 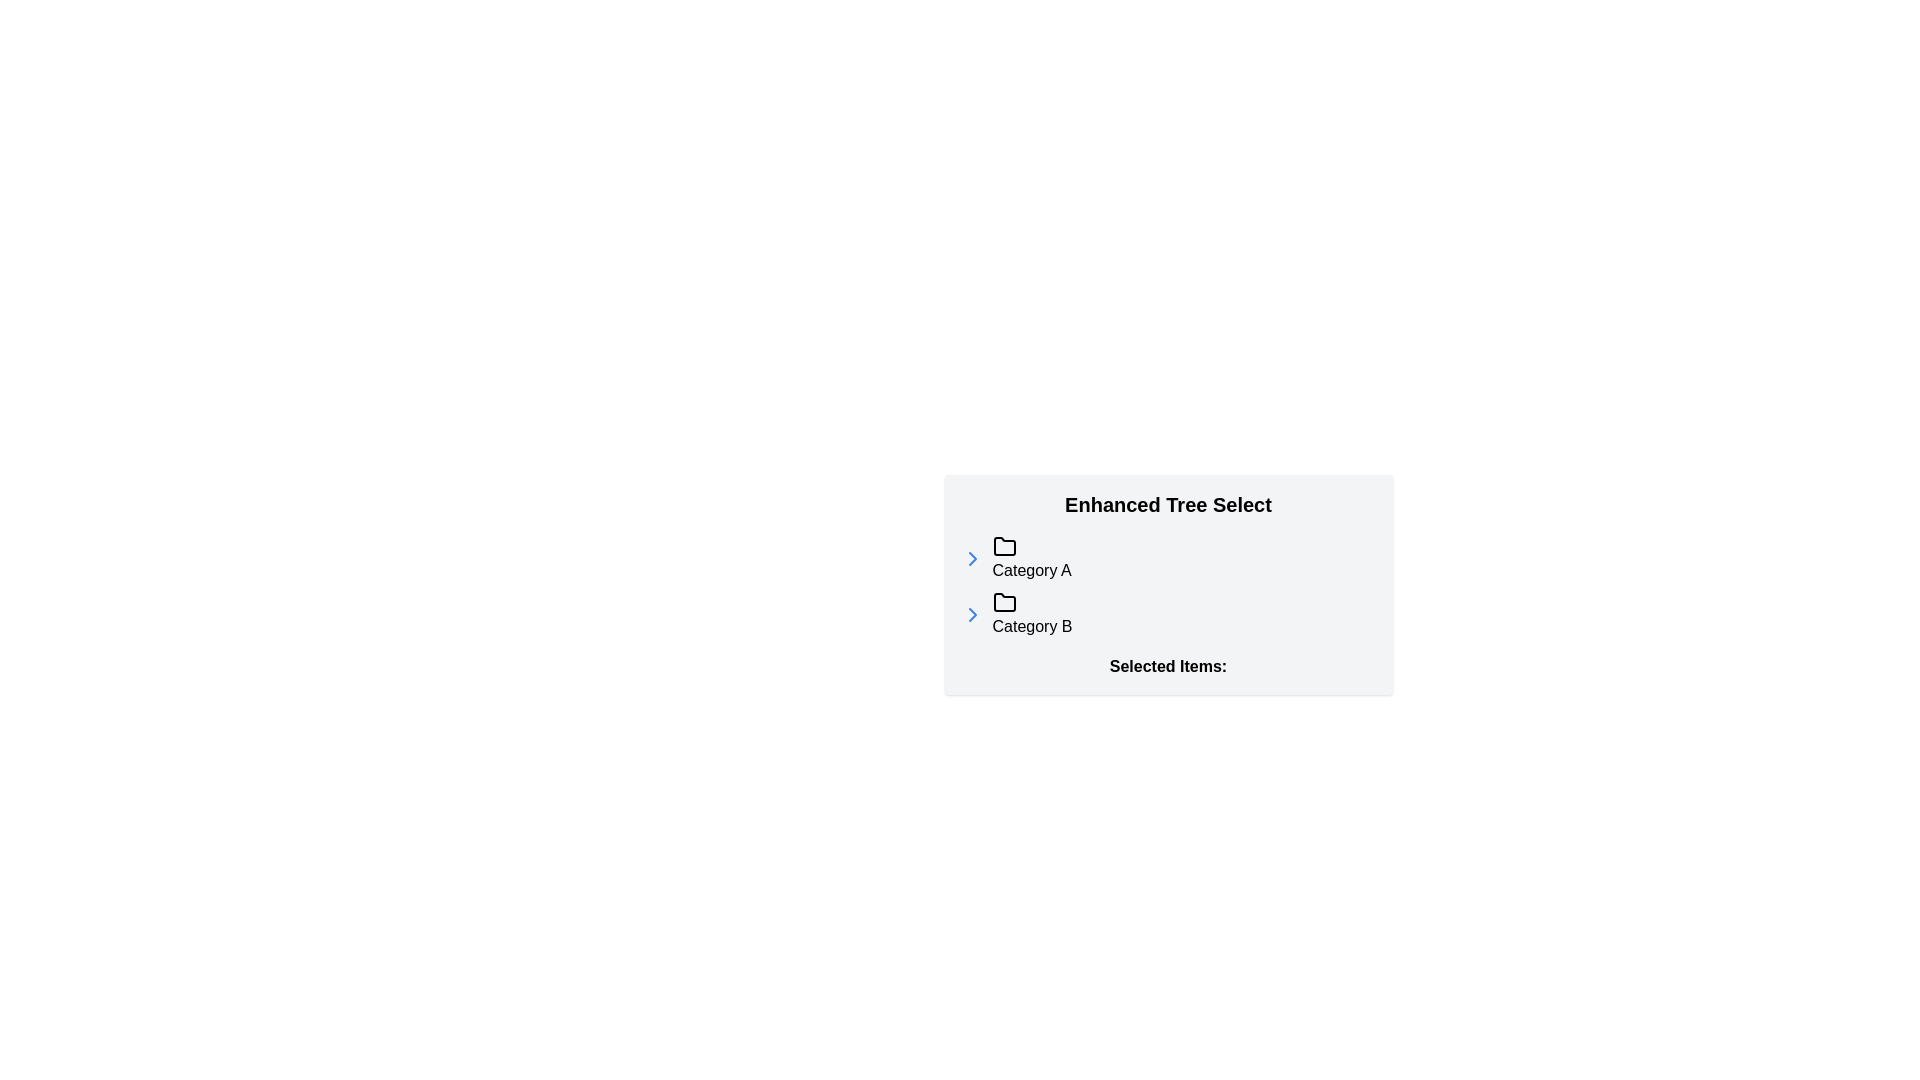 What do you see at coordinates (1168, 504) in the screenshot?
I see `the text label displaying 'Enhanced Tree Select'` at bounding box center [1168, 504].